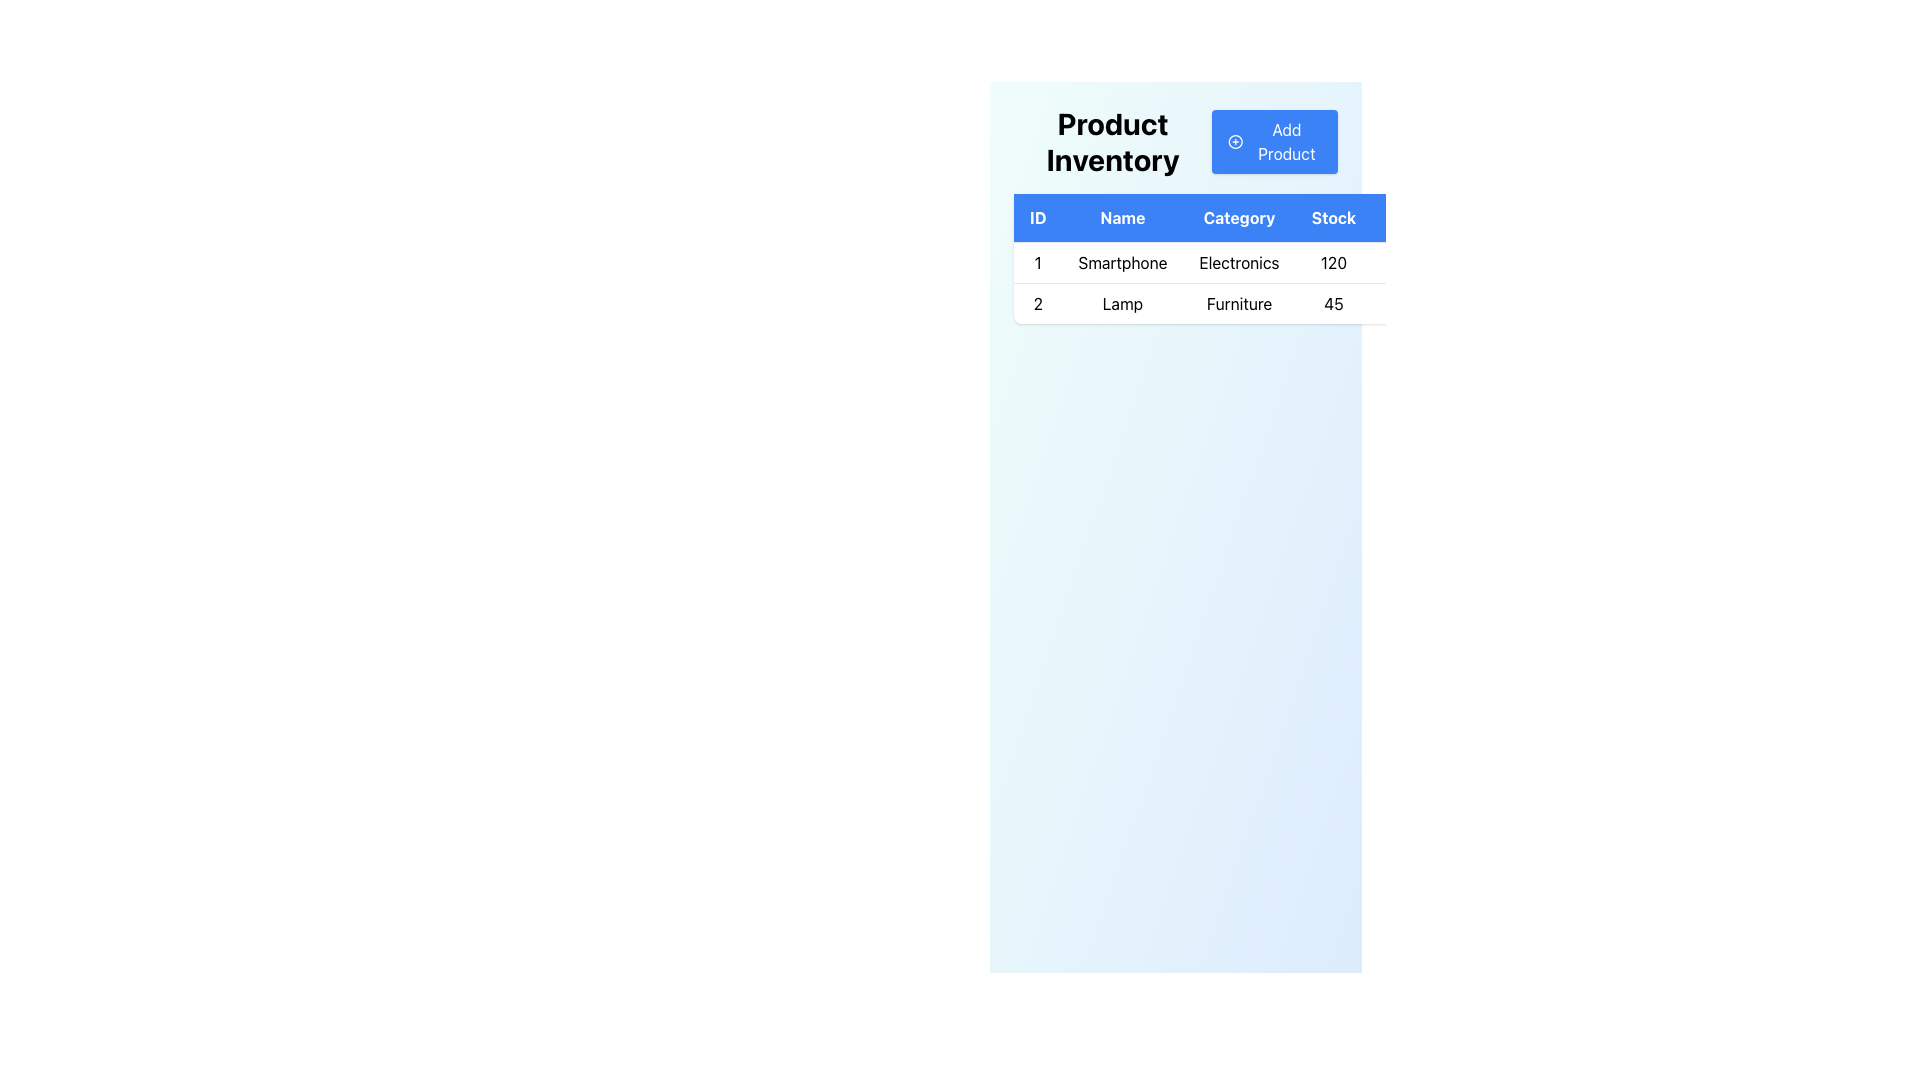  What do you see at coordinates (1416, 261) in the screenshot?
I see `the clickable area in the 'Stock' column of the first row for the item 'Smartphone', which is located to the right of the column's data field and adjacent to the edit and delete icons` at bounding box center [1416, 261].